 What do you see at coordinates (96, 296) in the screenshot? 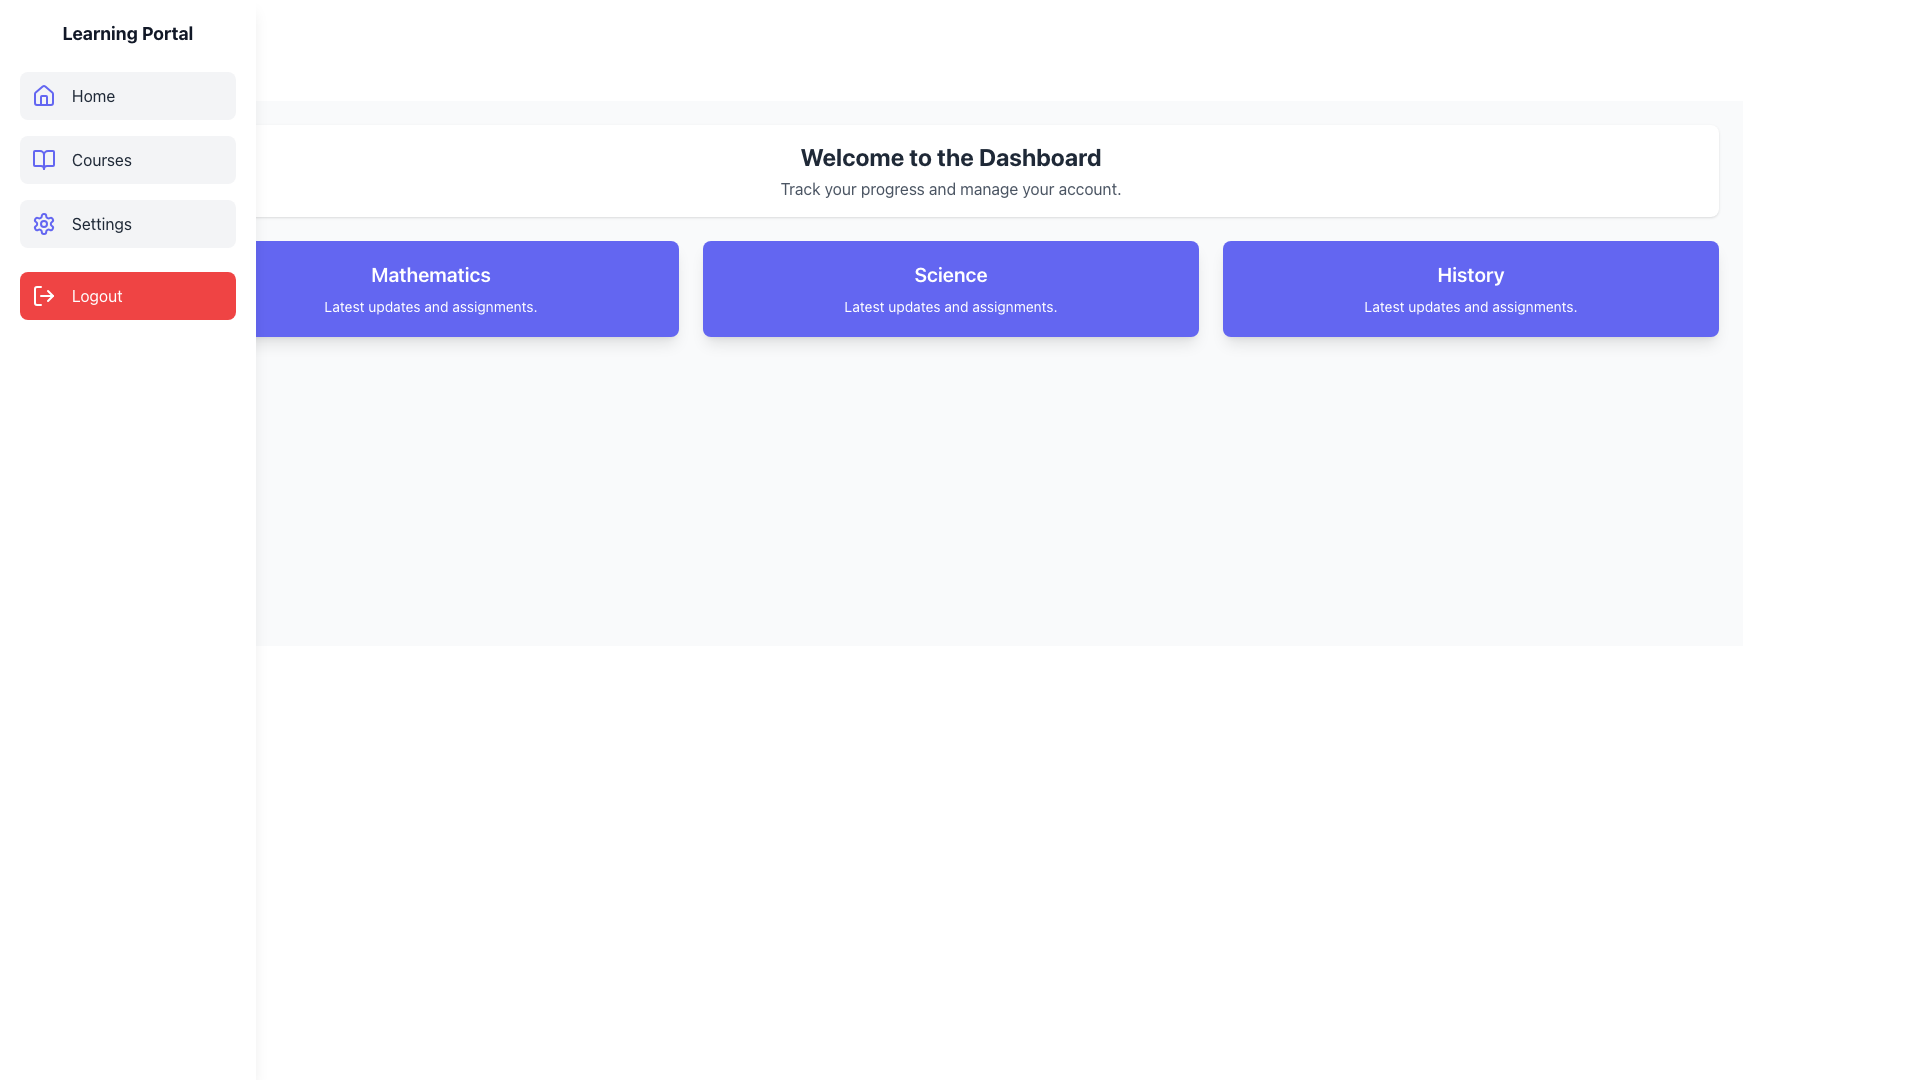
I see `the text label that serves as a logout button in the navigation sidebar, positioned next to the logout icon` at bounding box center [96, 296].